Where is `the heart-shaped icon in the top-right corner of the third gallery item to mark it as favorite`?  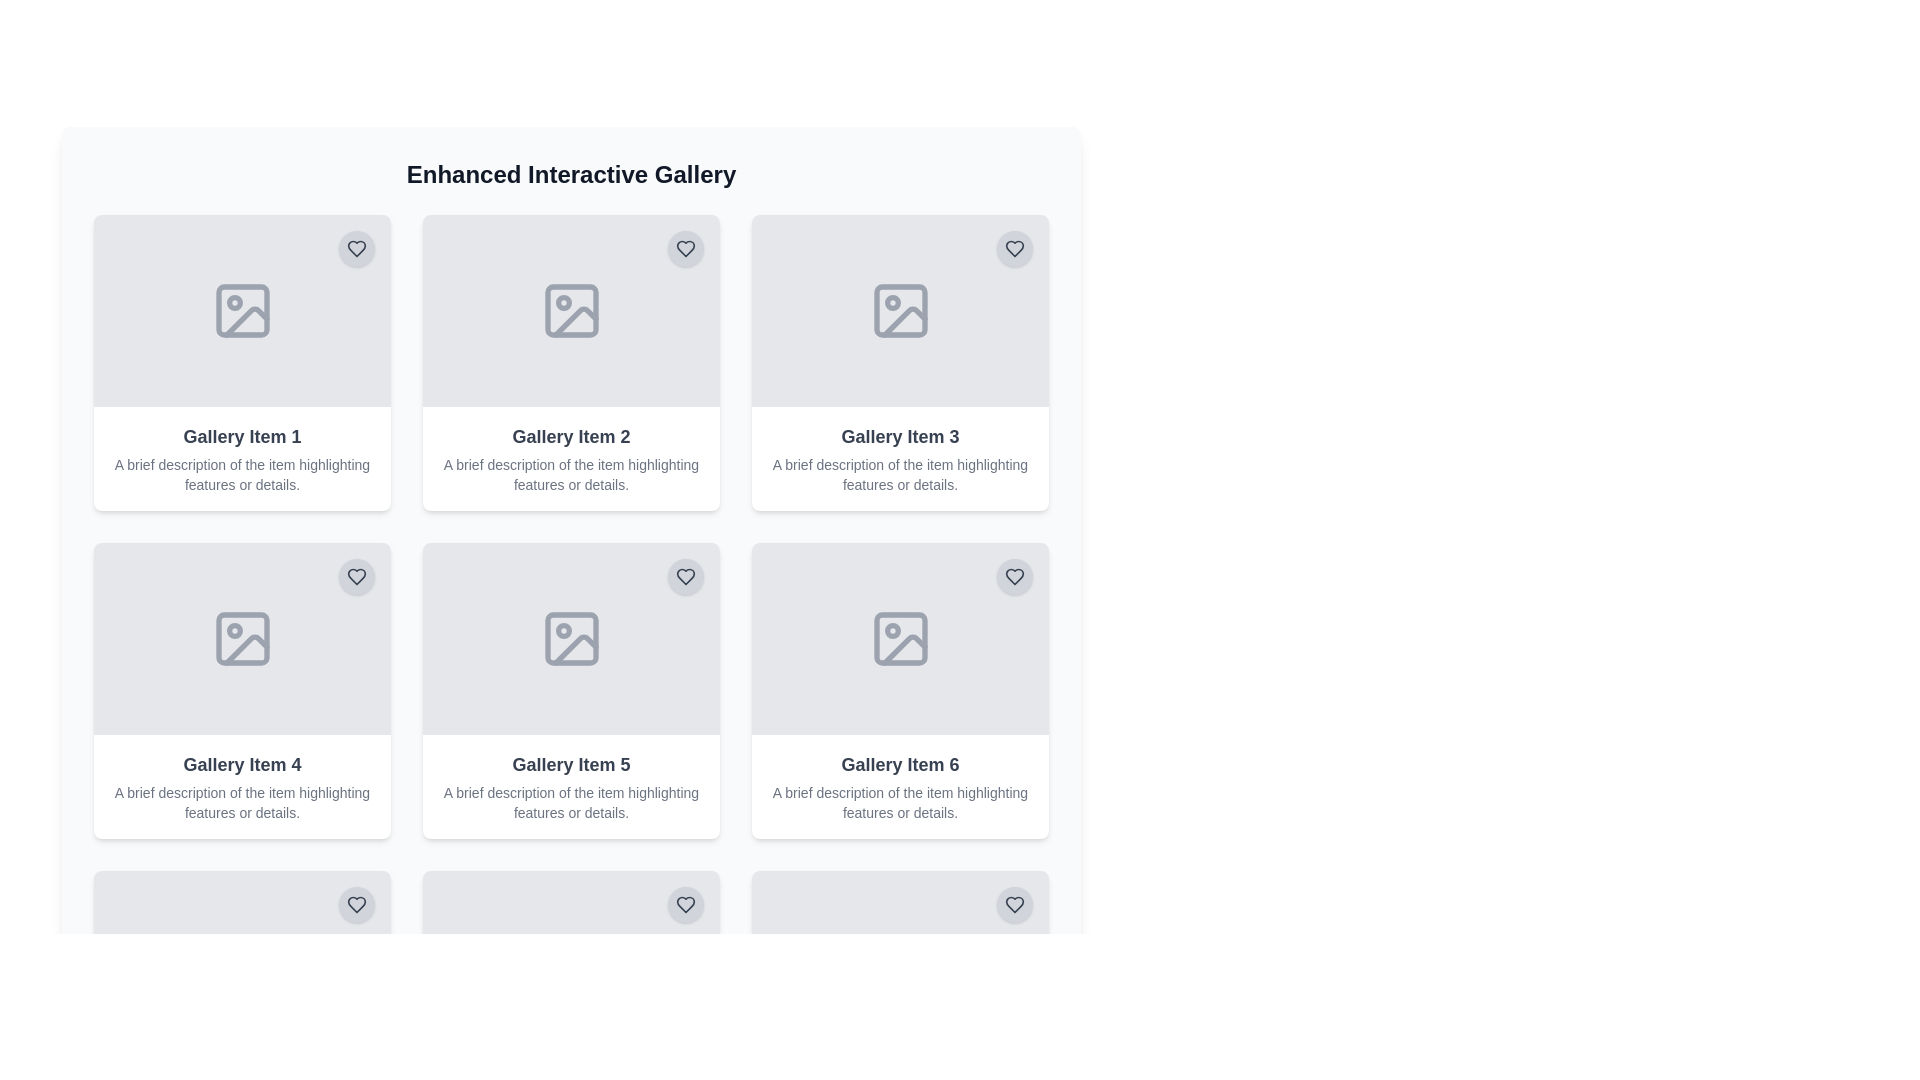 the heart-shaped icon in the top-right corner of the third gallery item to mark it as favorite is located at coordinates (1014, 248).